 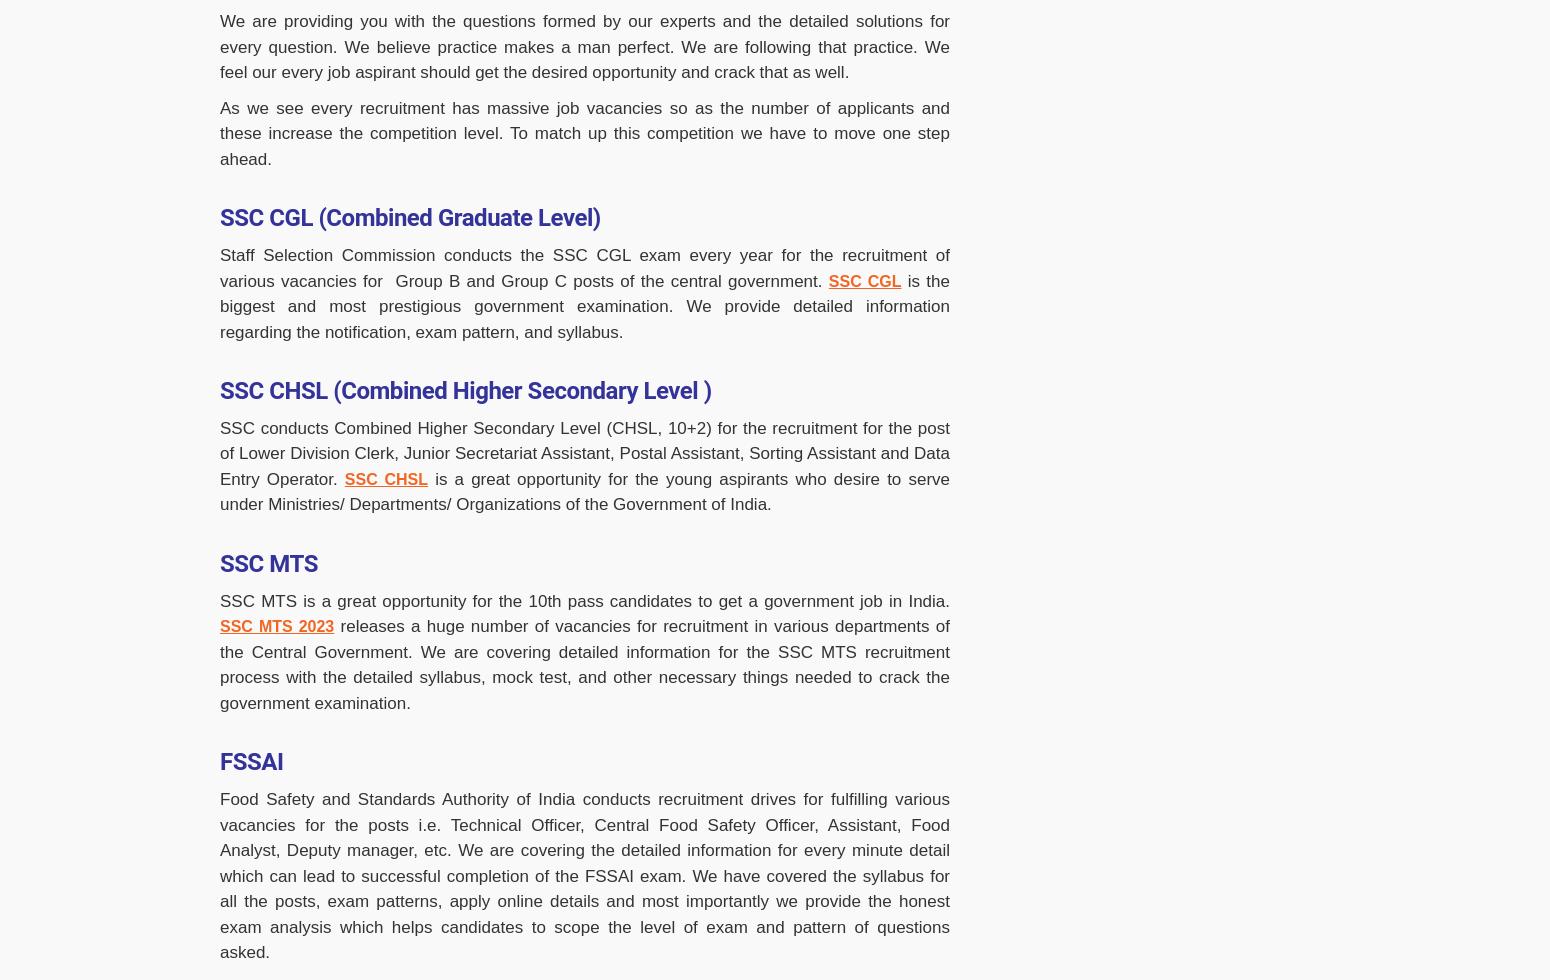 I want to click on 'SSC CGL', so click(x=864, y=280).